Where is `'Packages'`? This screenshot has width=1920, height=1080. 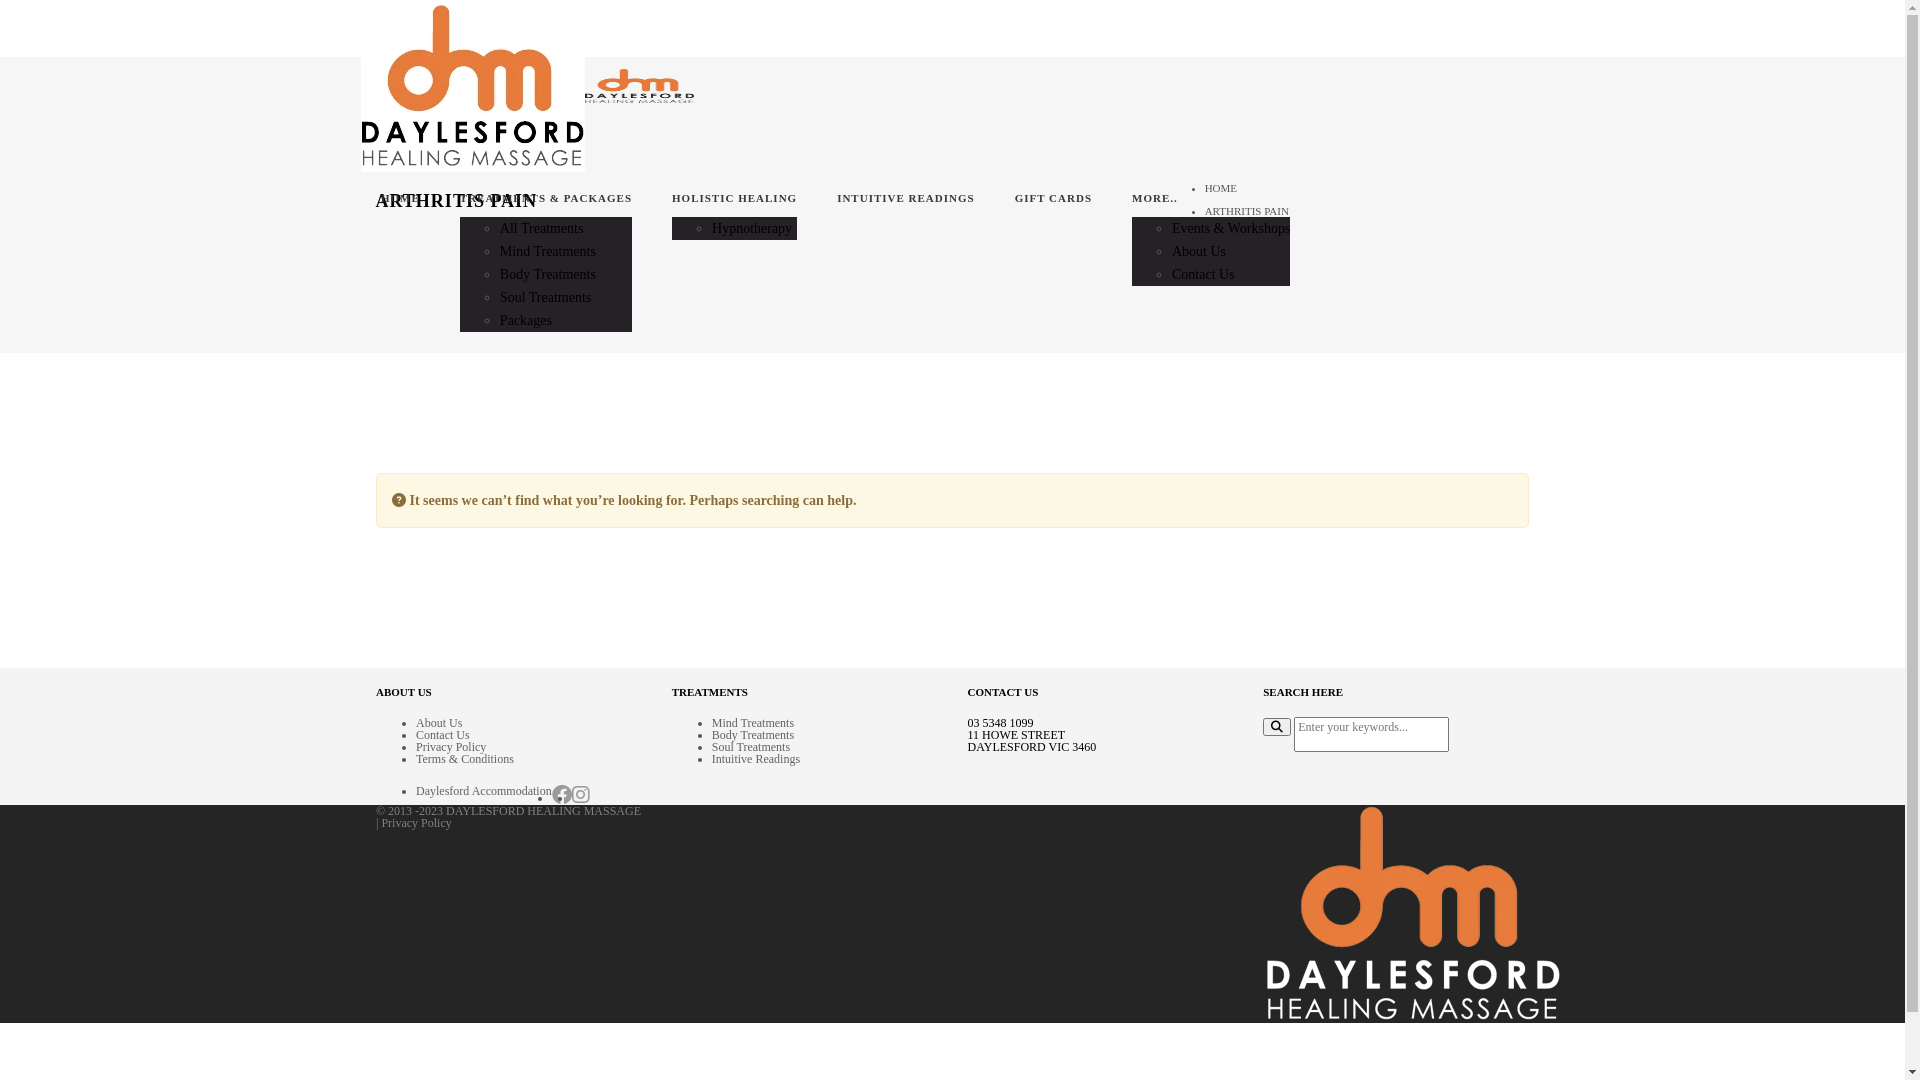
'Packages' is located at coordinates (526, 319).